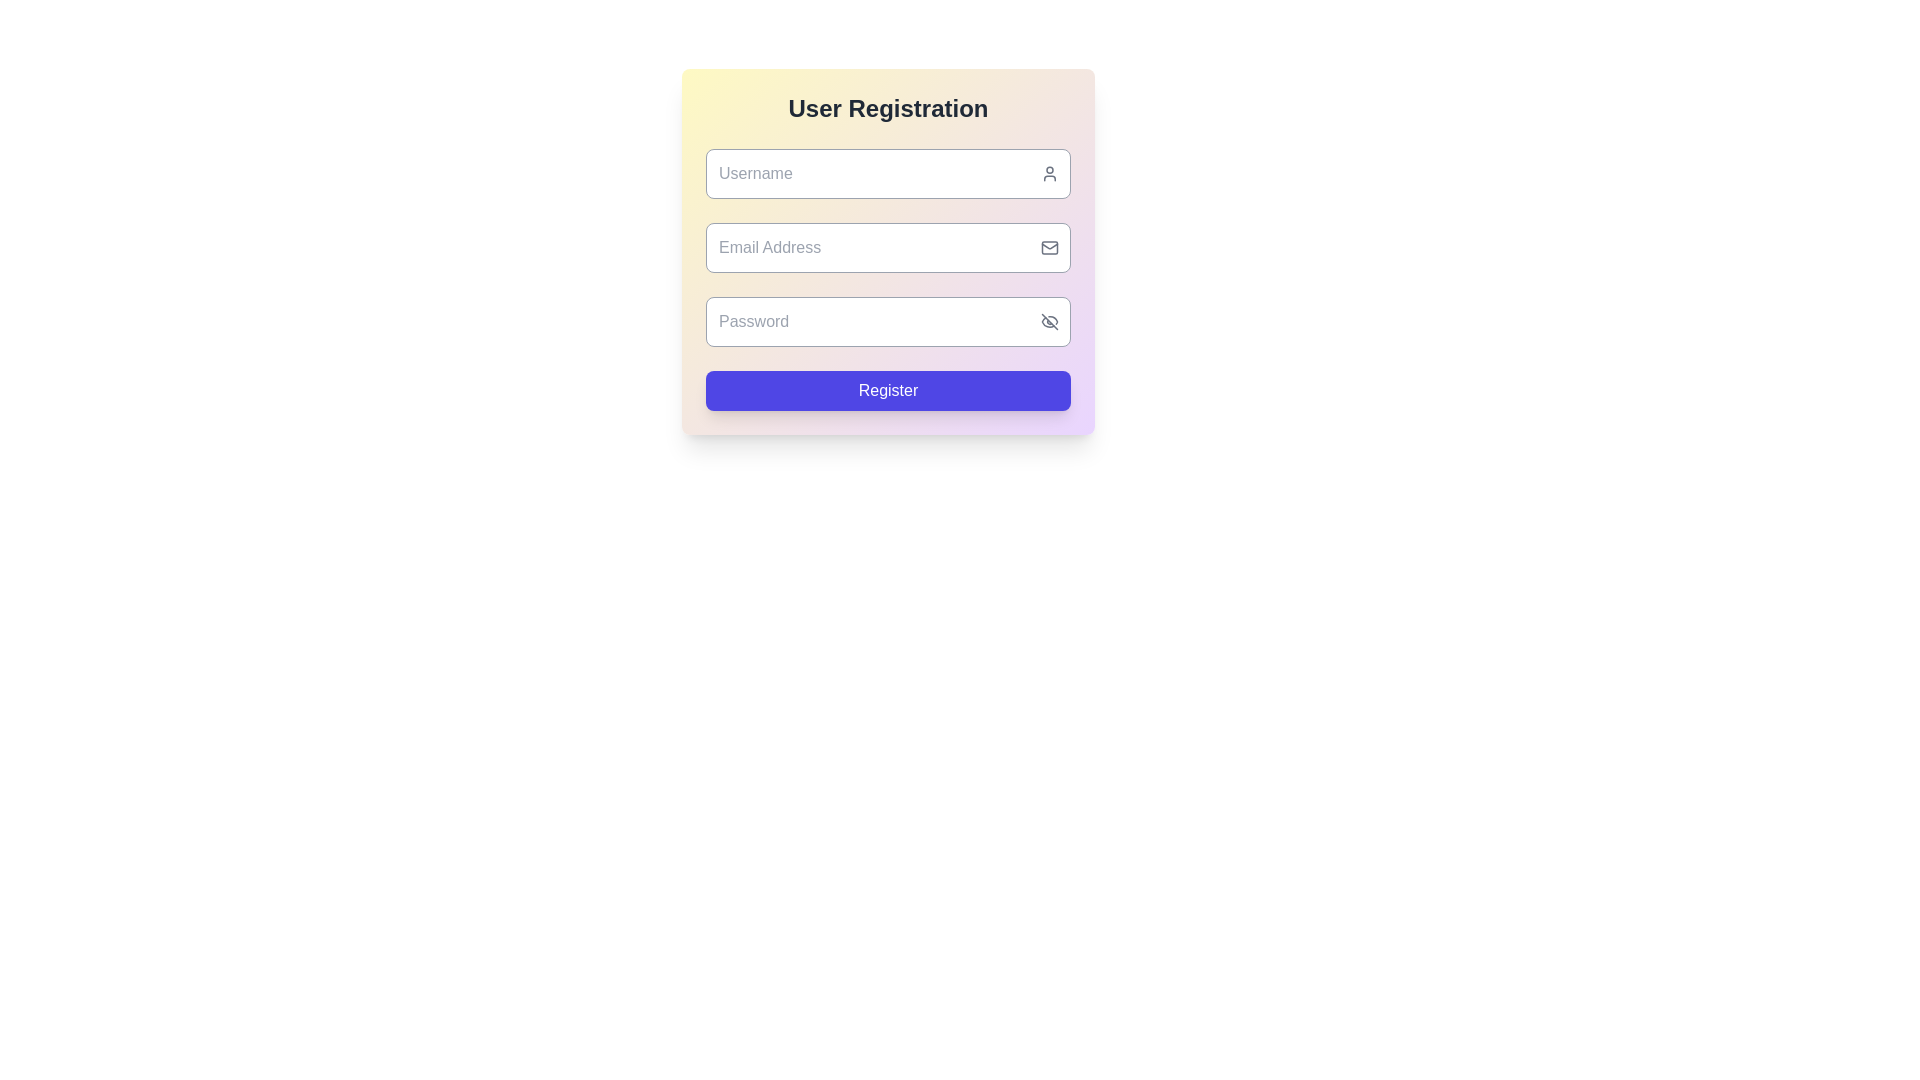 This screenshot has width=1920, height=1080. I want to click on the 'Username', 'Email Address', or 'Password' input fields in the multi-field form section to type information, so click(887, 280).